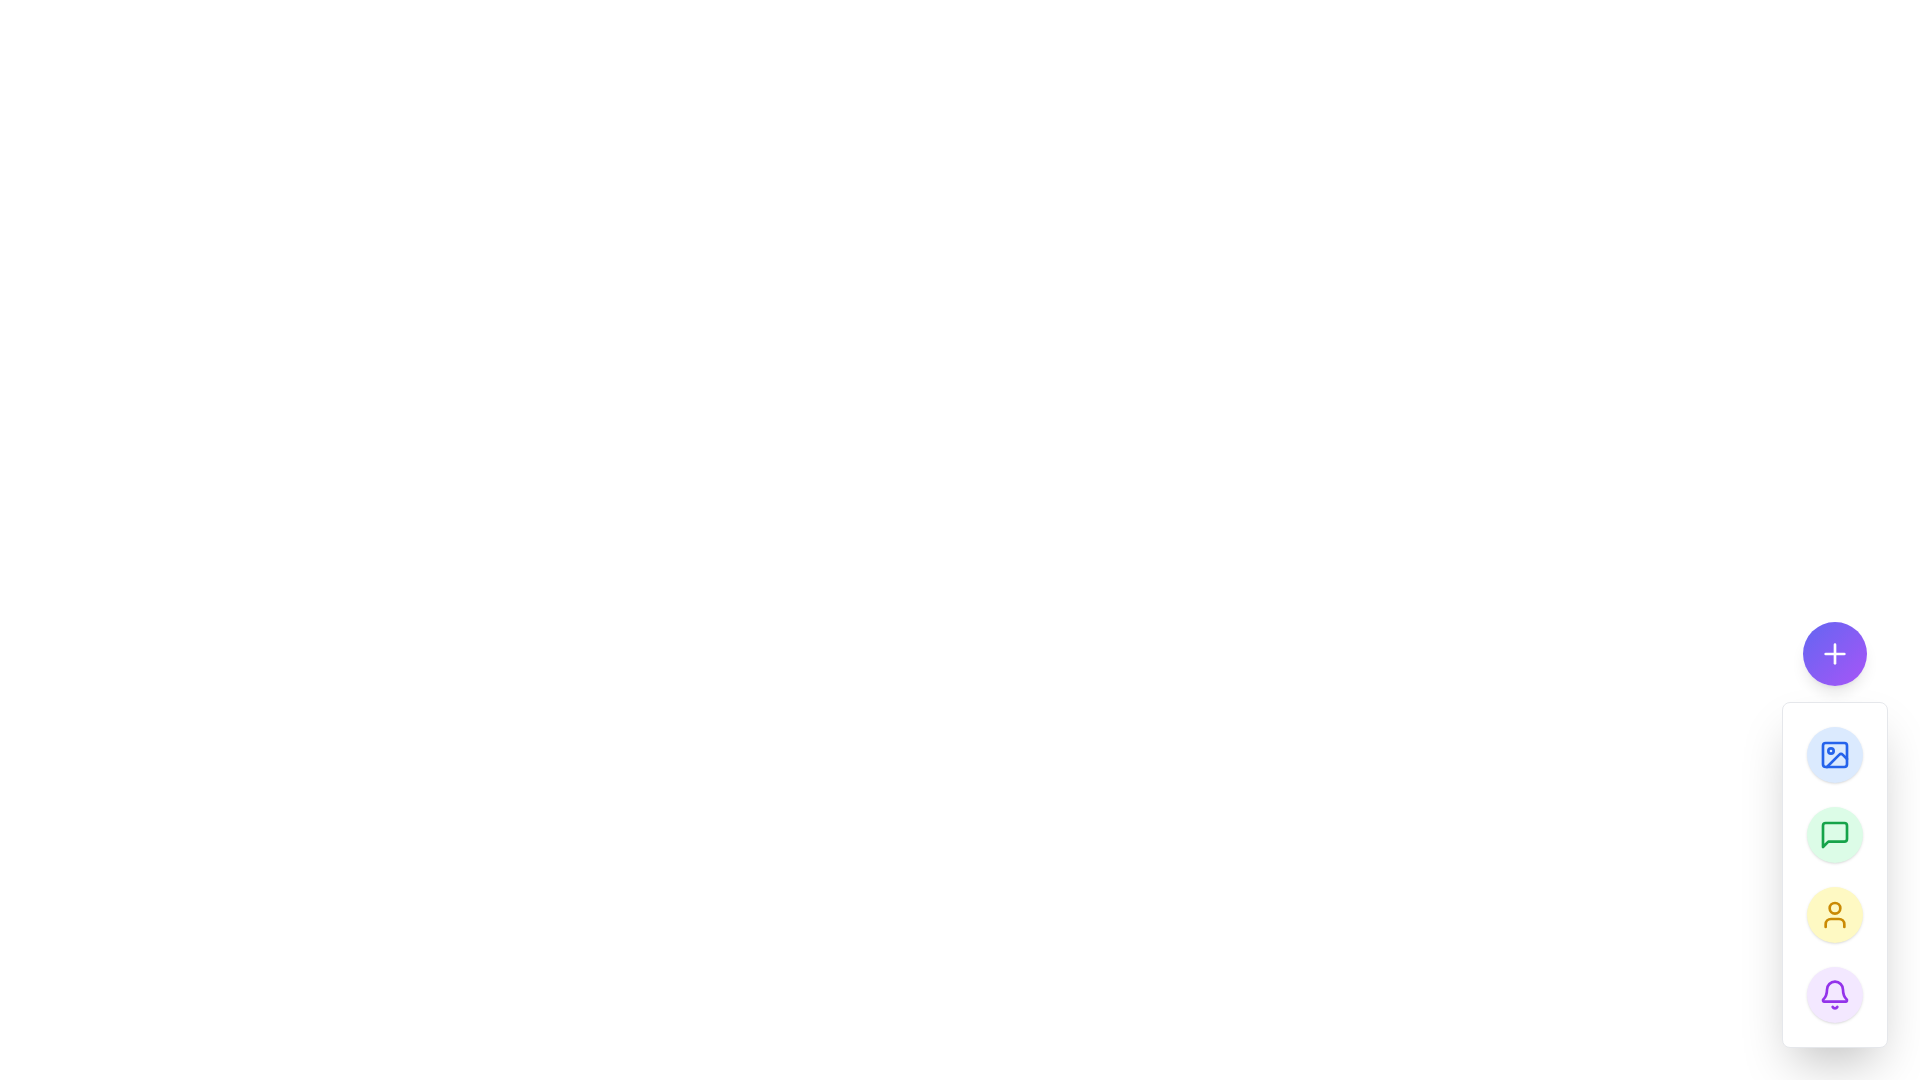 This screenshot has height=1080, width=1920. I want to click on the interactive button that accesses user profile information, located third from the top in a vertical series of buttons, so click(1834, 914).